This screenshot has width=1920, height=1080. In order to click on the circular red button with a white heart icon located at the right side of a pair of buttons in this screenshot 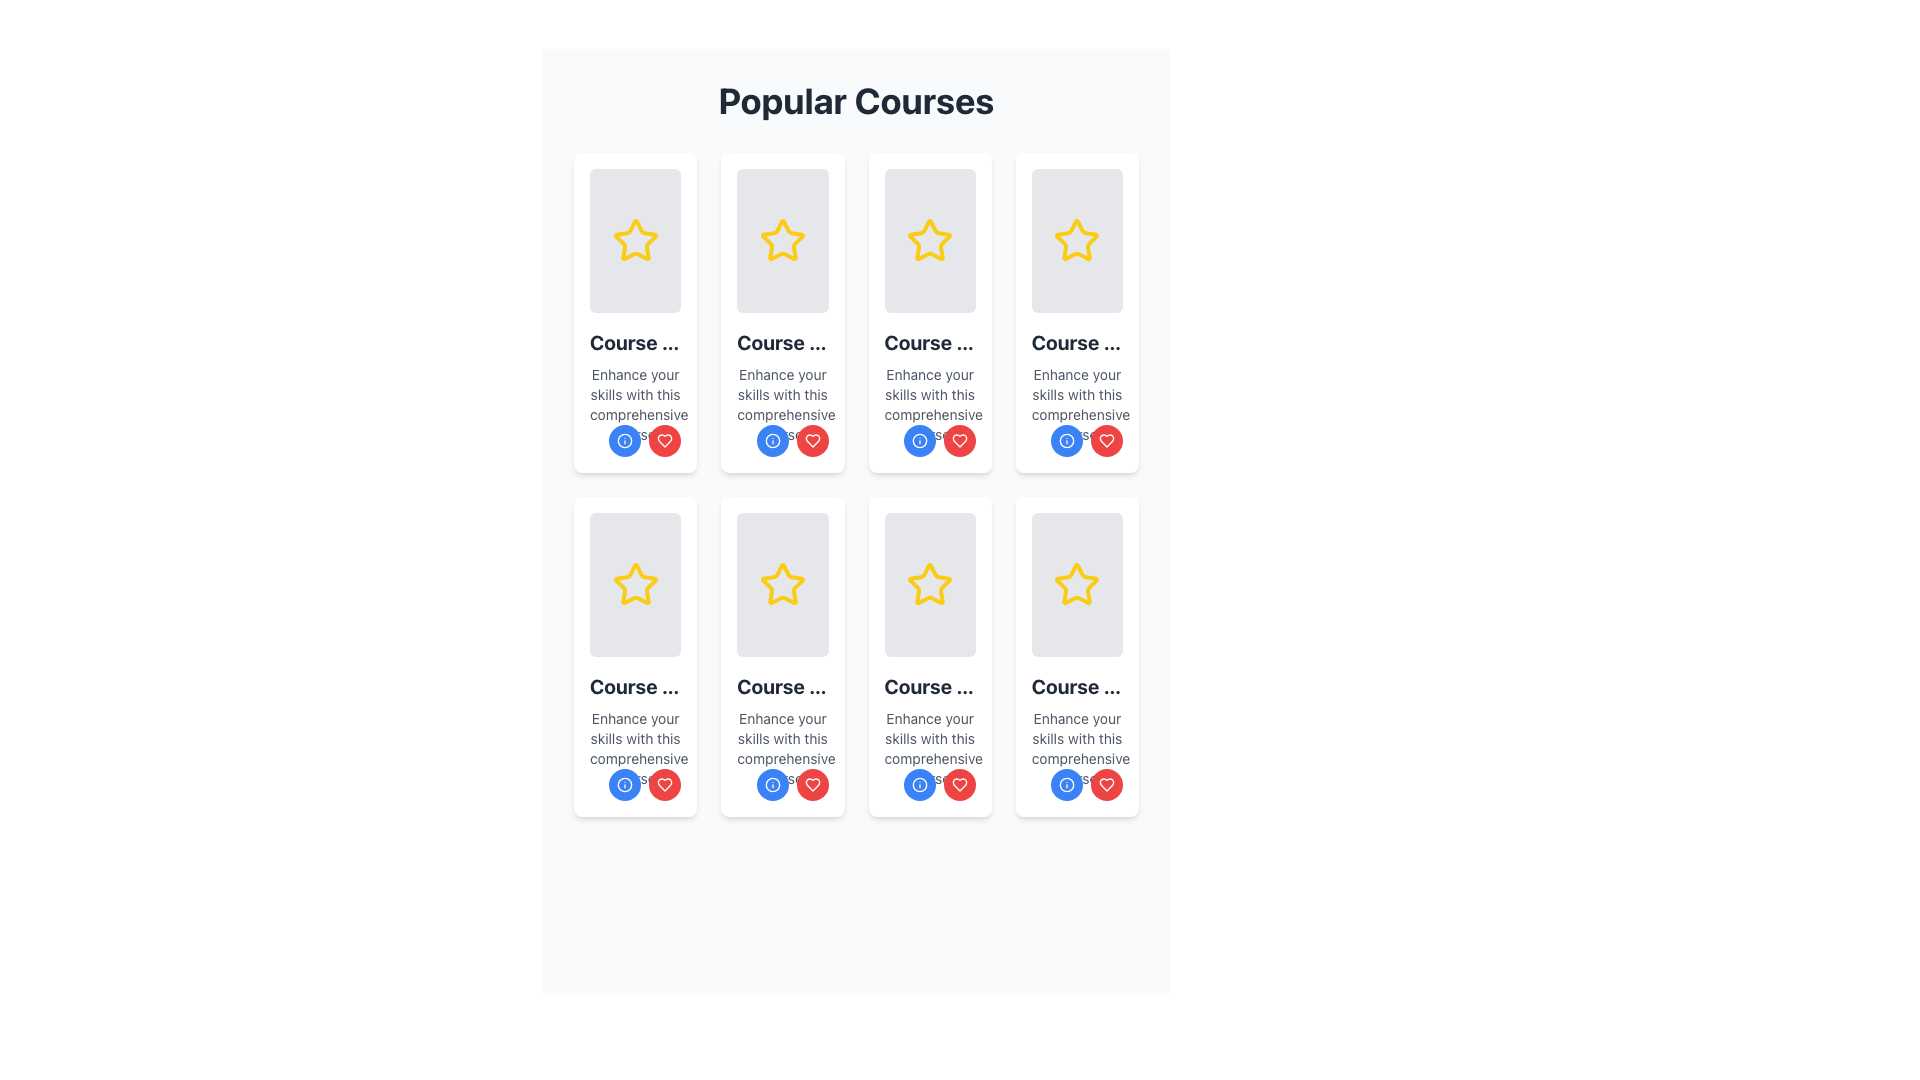, I will do `click(665, 439)`.